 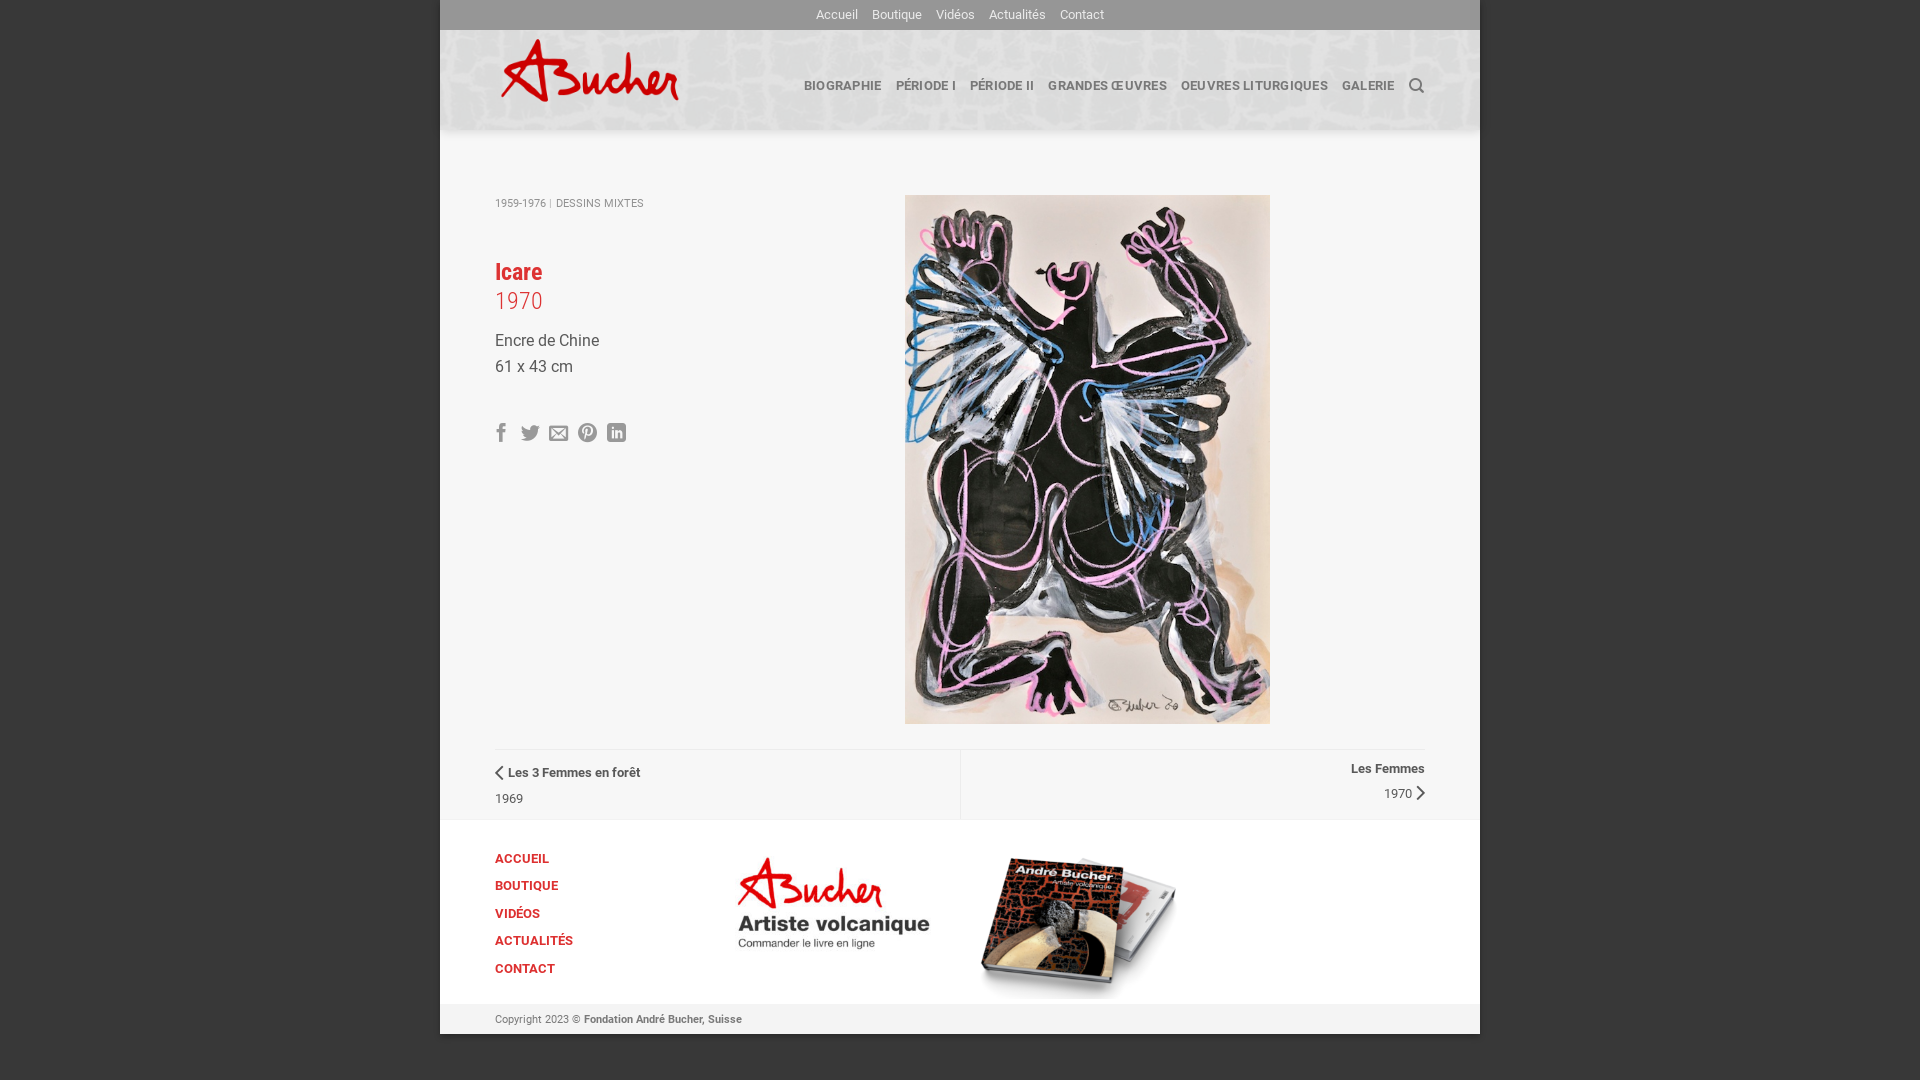 What do you see at coordinates (576, 433) in the screenshot?
I see `'Epingler sur Pinterest'` at bounding box center [576, 433].